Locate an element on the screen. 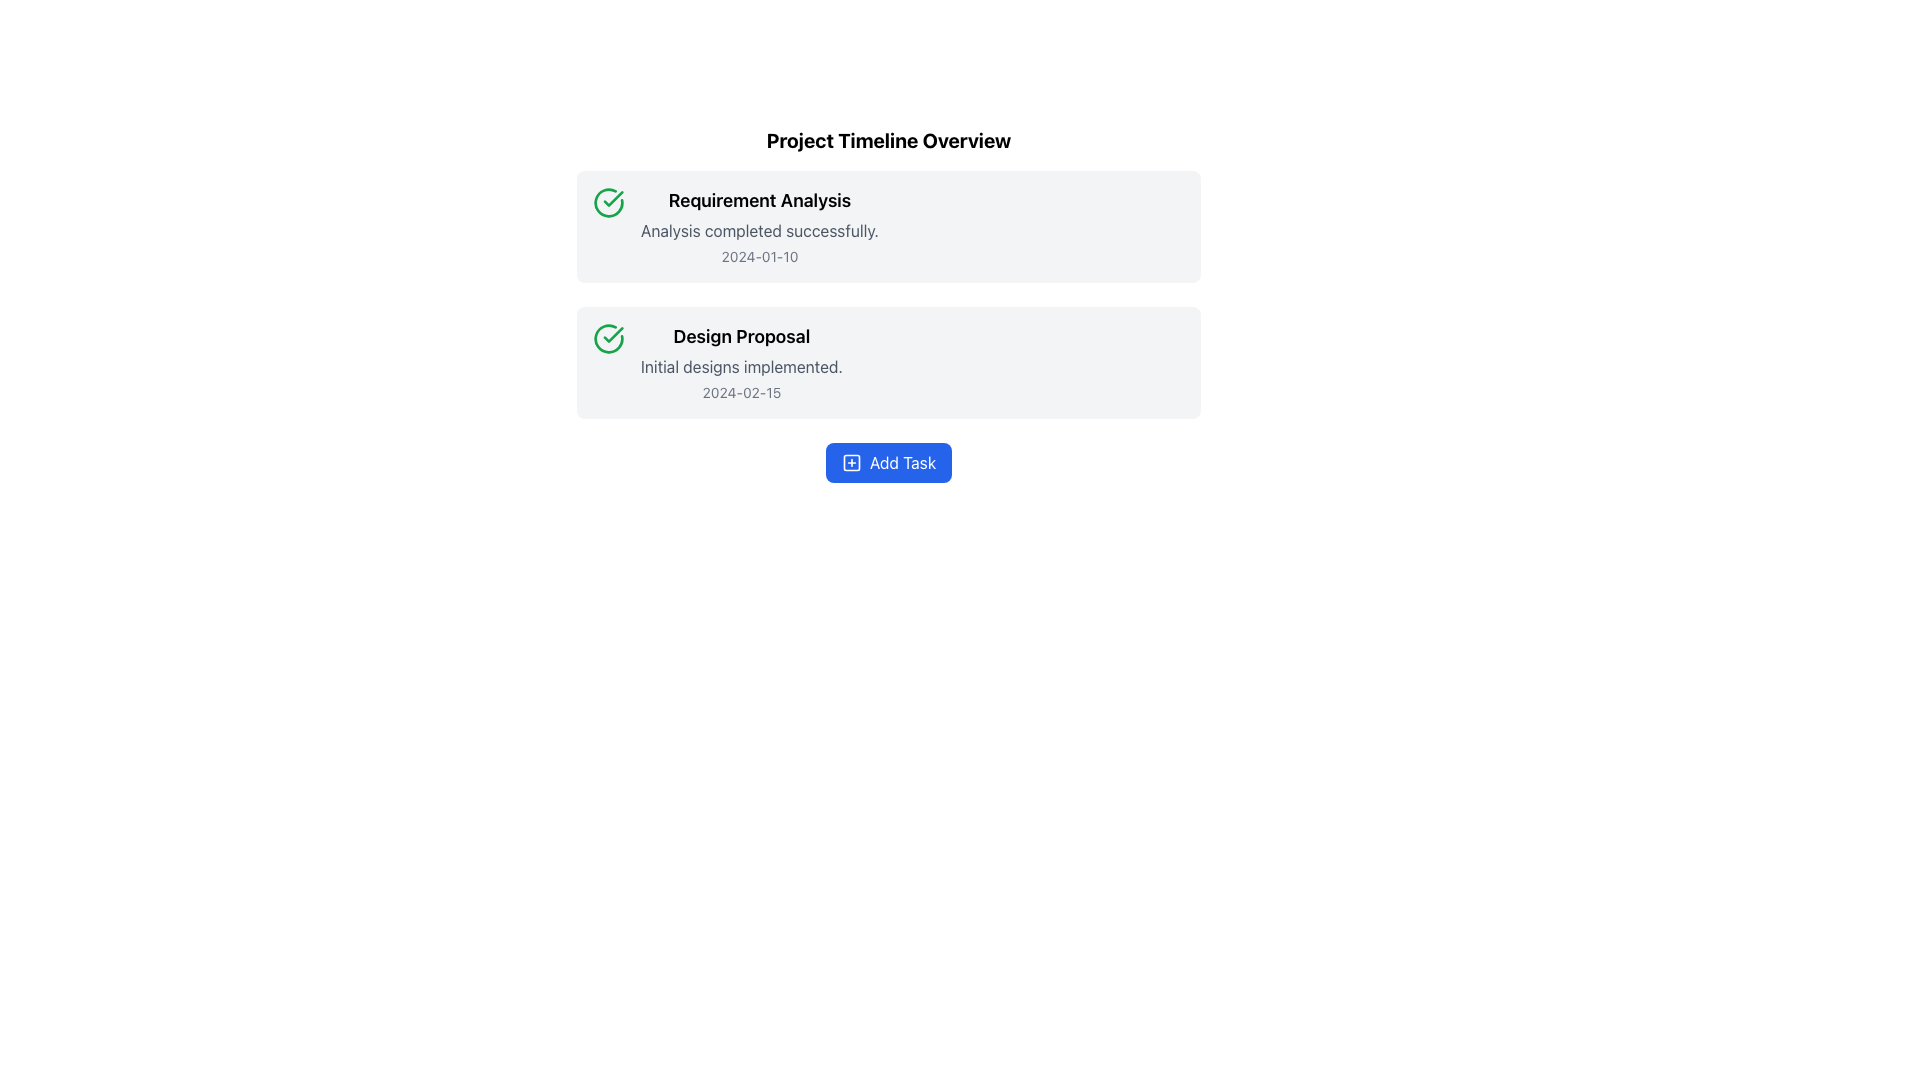  the button that allows users to add a new task to the timeline is located at coordinates (887, 462).